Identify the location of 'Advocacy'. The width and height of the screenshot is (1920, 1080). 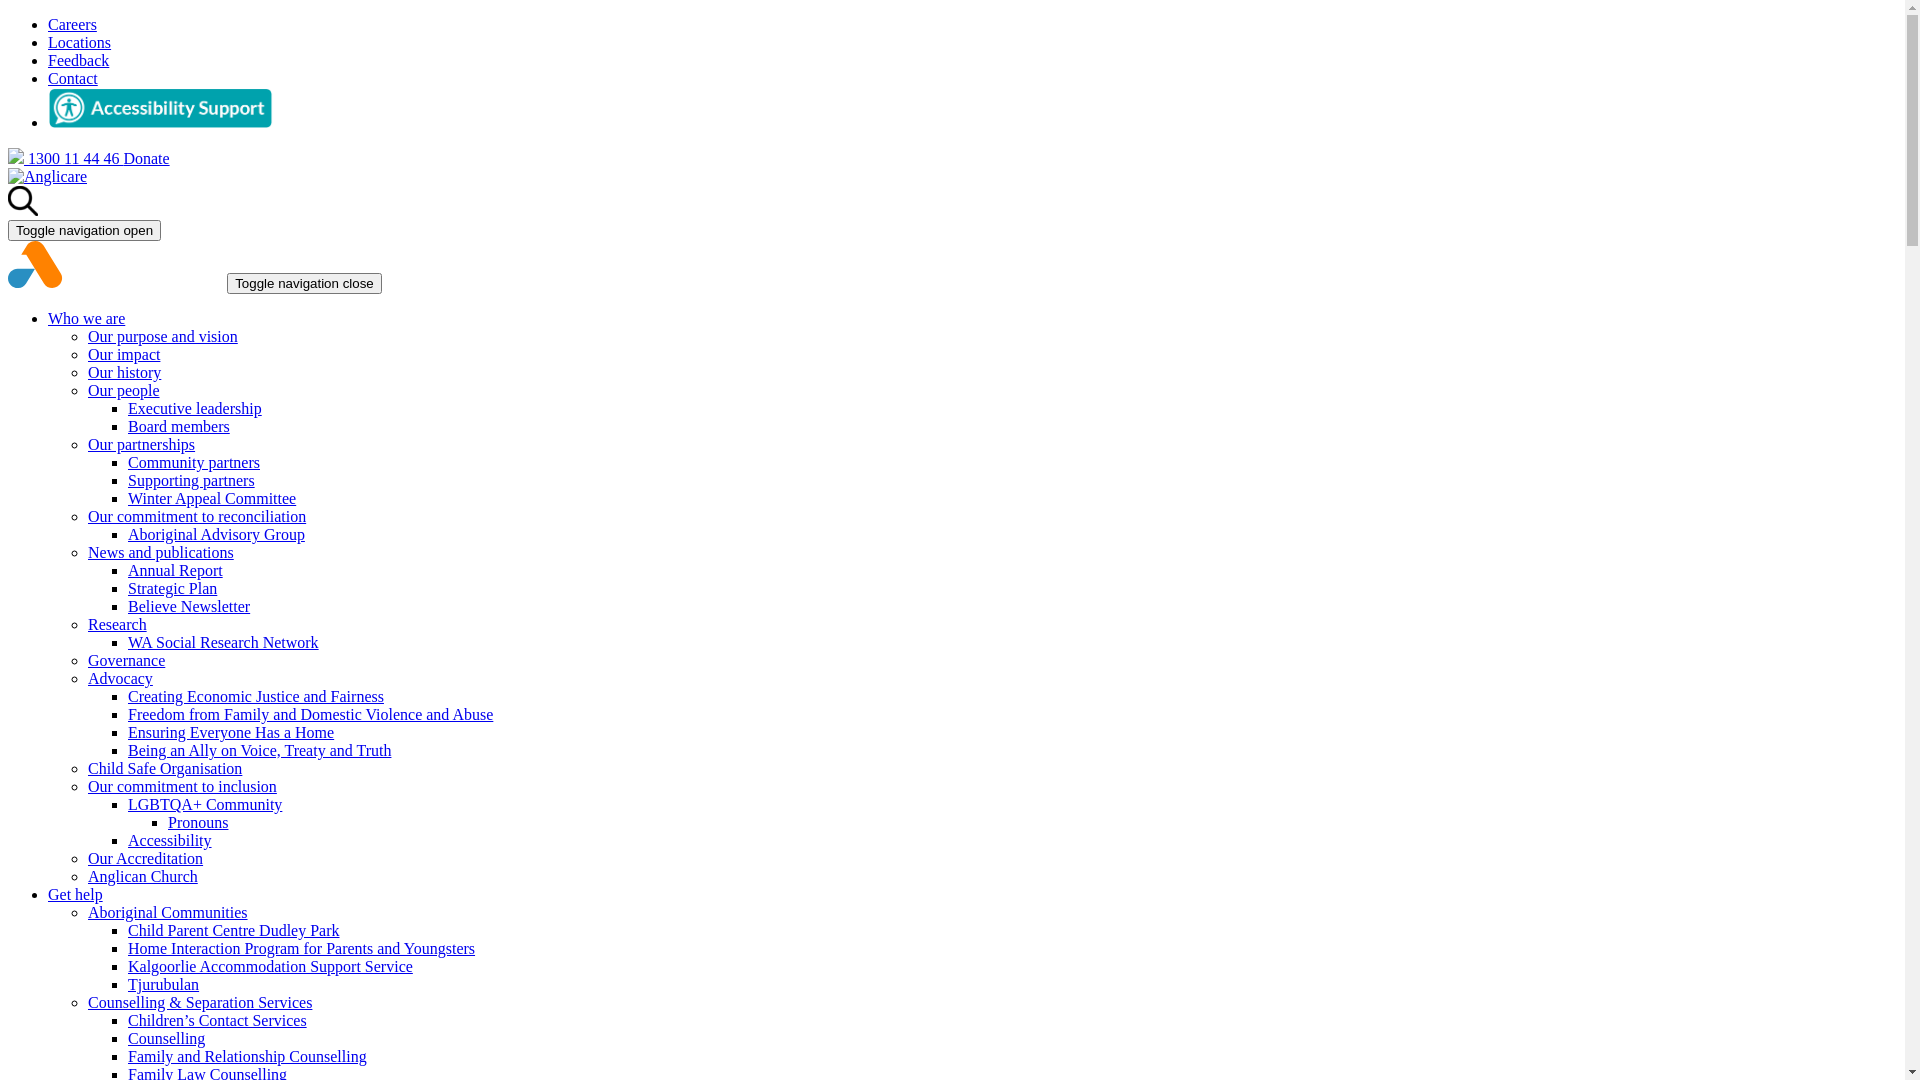
(119, 677).